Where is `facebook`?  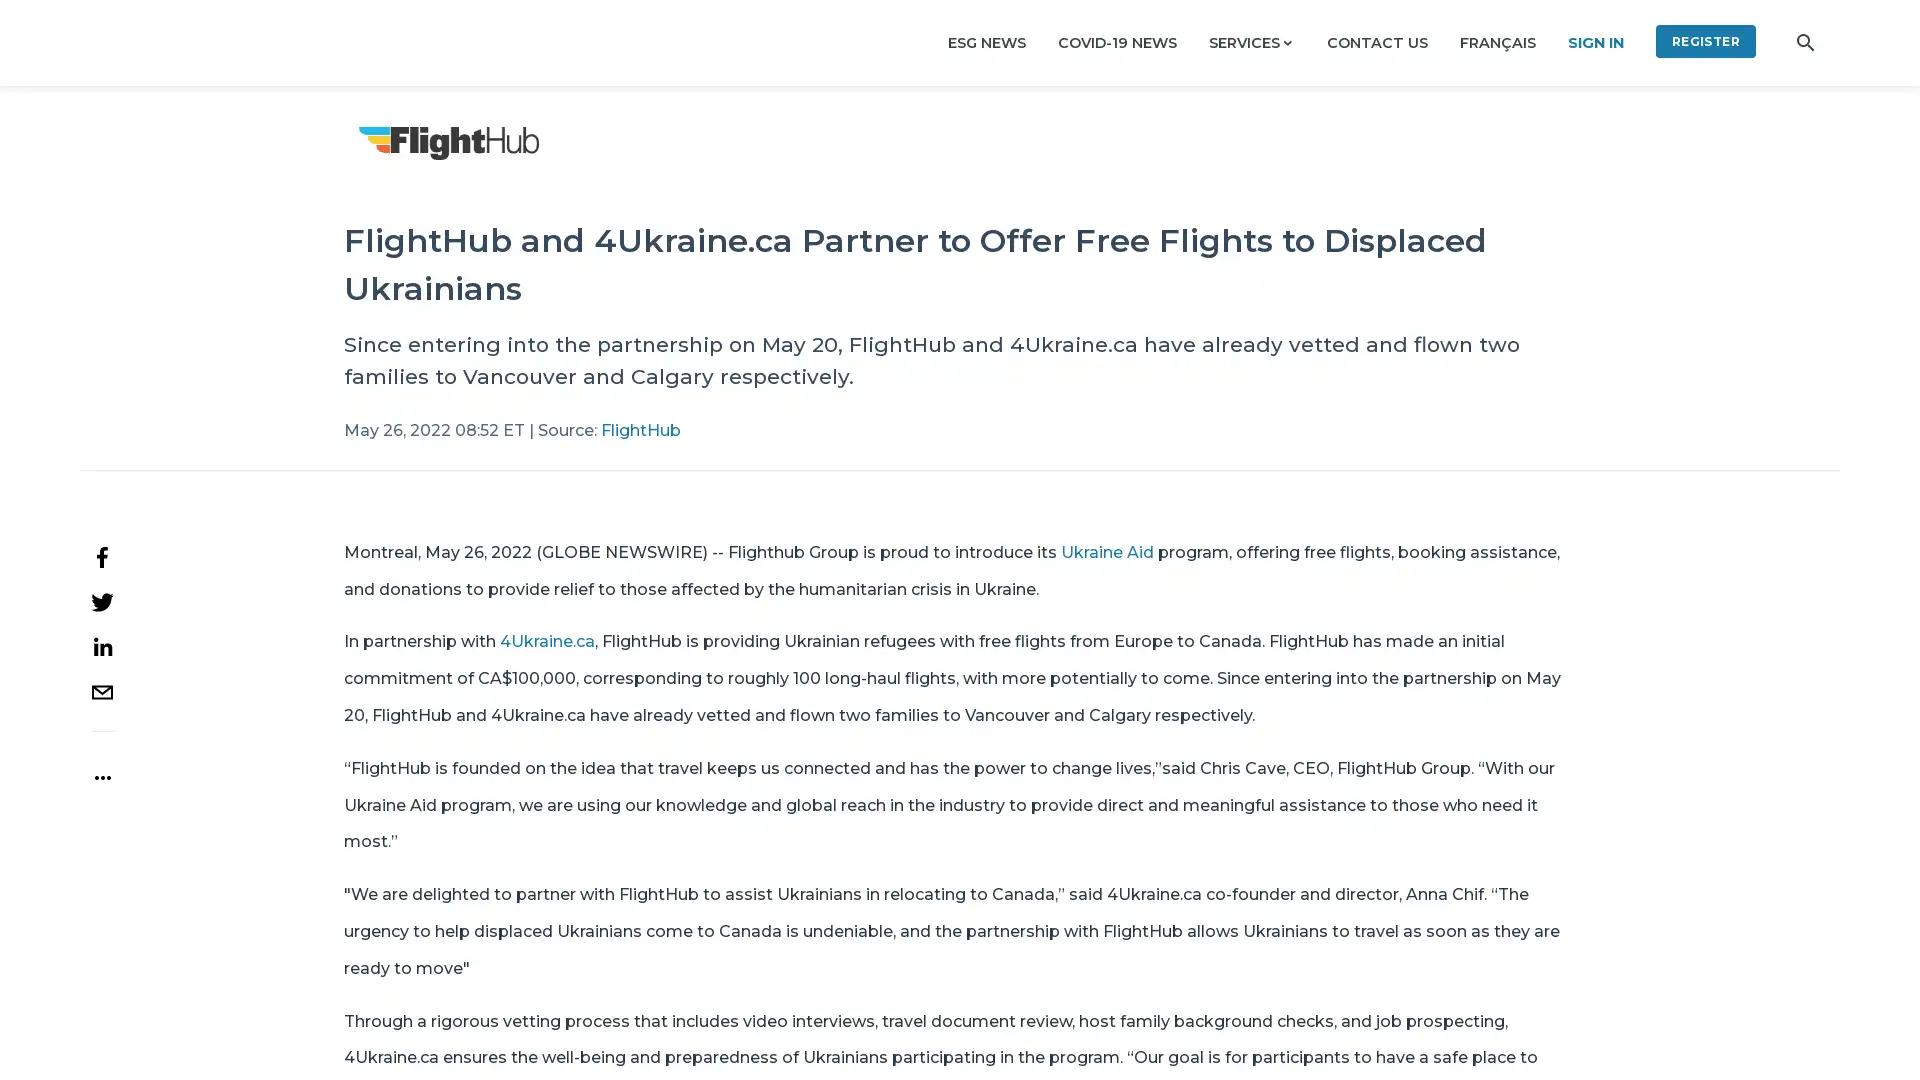 facebook is located at coordinates (101, 556).